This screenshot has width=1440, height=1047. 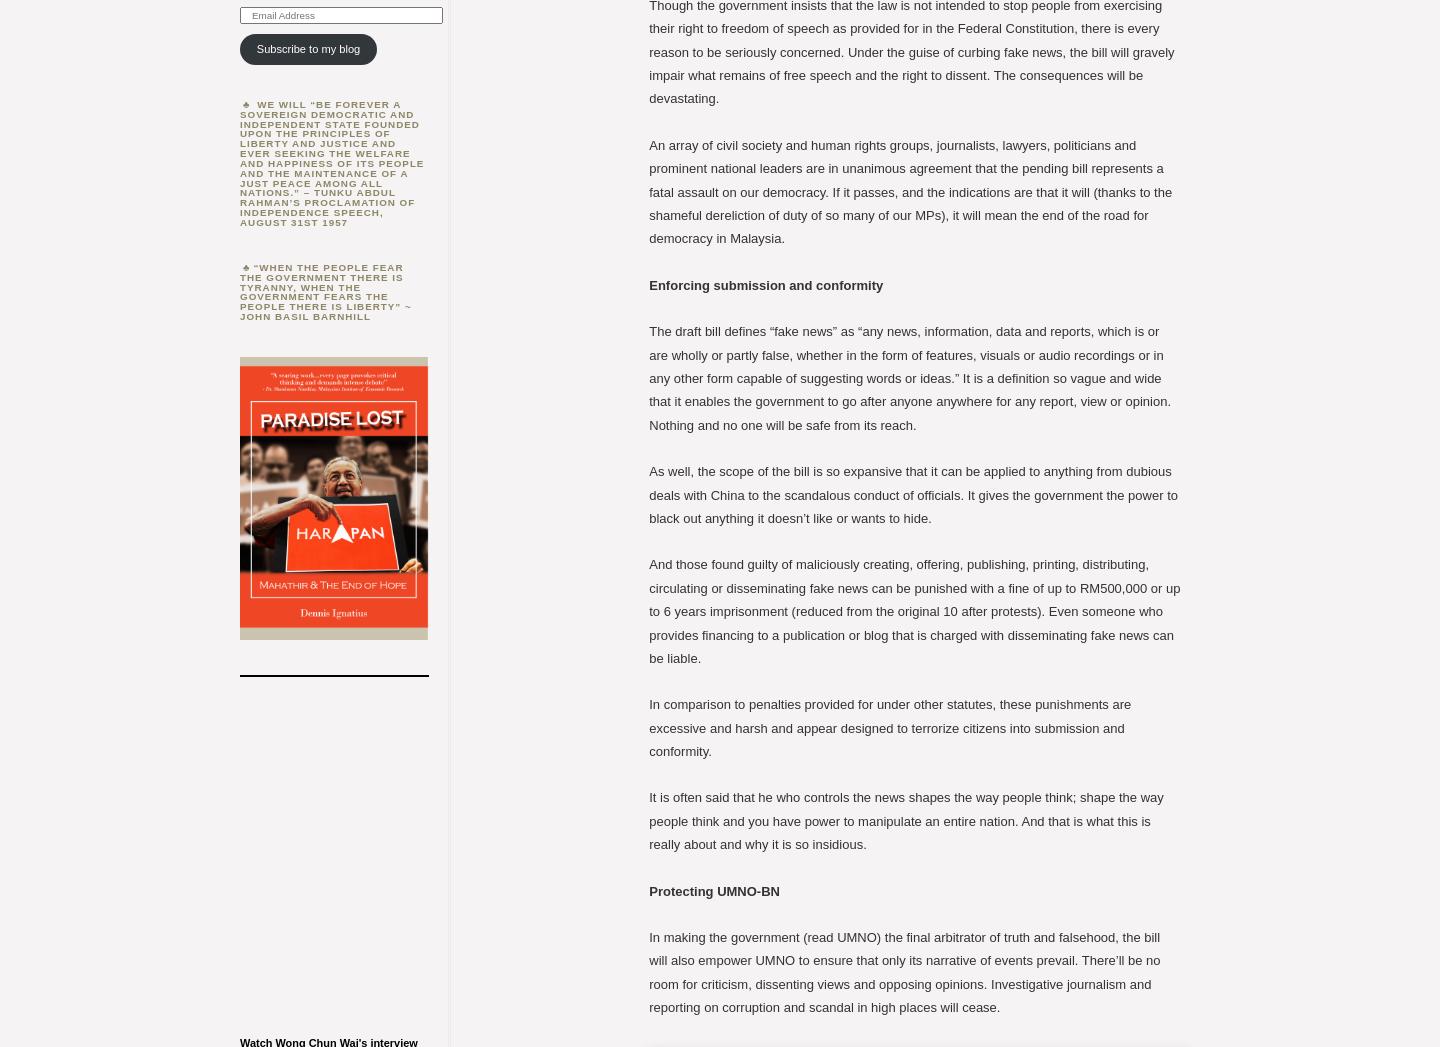 What do you see at coordinates (648, 727) in the screenshot?
I see `'In comparison to penalties provided for under other statutes, these punishments are excessive and harsh and appear designed to terrorize citizens into submission and conformity.'` at bounding box center [648, 727].